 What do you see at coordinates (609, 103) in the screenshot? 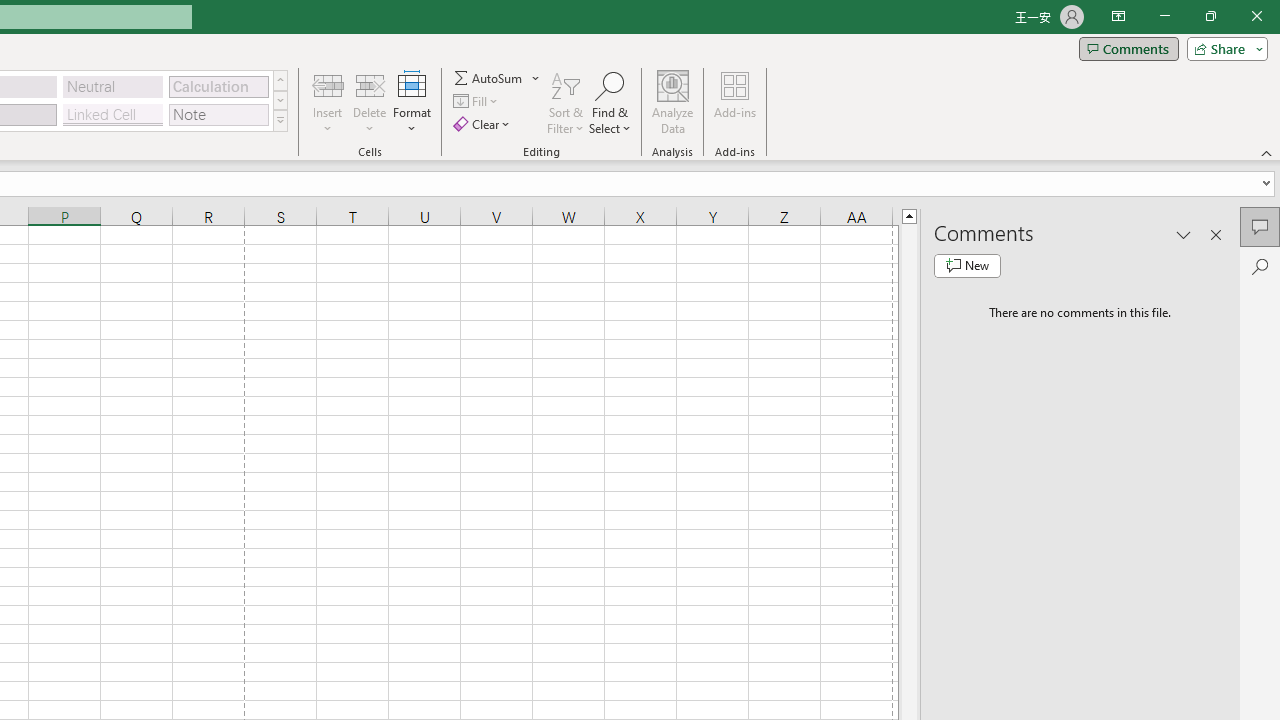
I see `'Find & Select'` at bounding box center [609, 103].